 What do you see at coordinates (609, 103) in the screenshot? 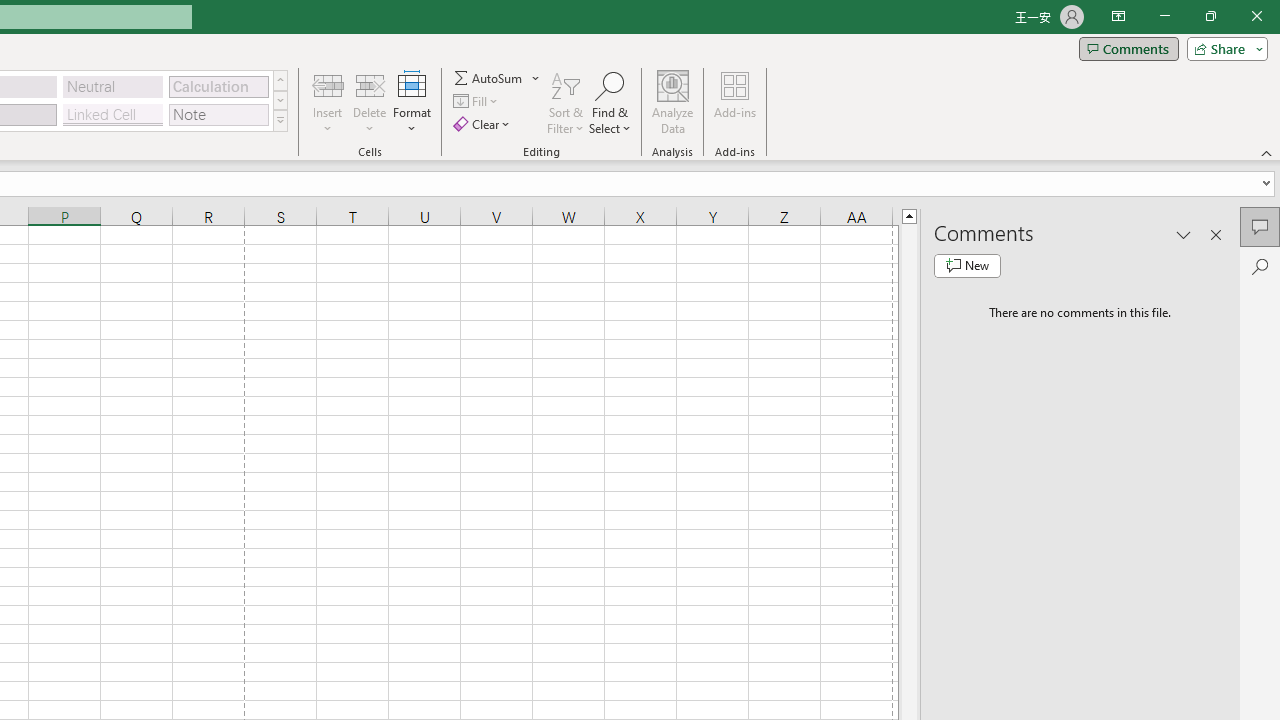
I see `'Find & Select'` at bounding box center [609, 103].